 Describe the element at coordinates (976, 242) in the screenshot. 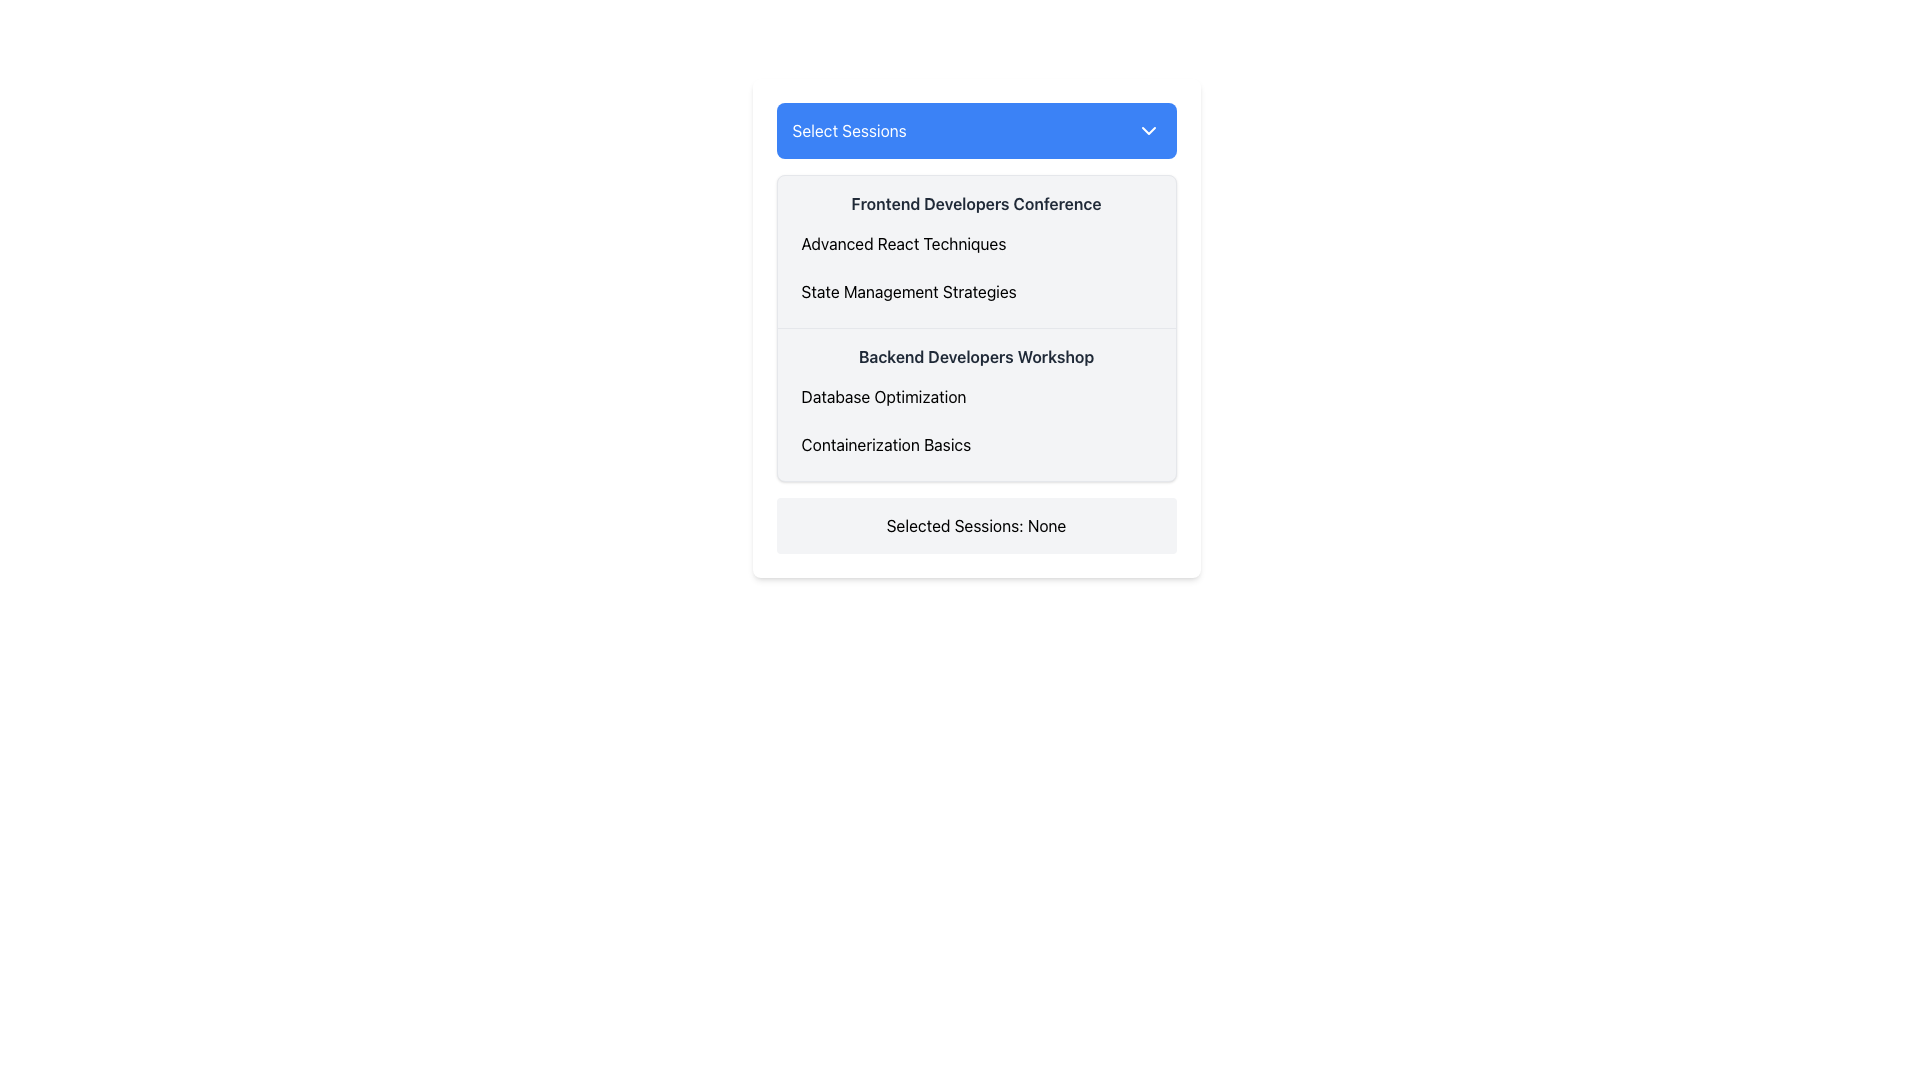

I see `on the 'Advanced React Techniques' text label, which is the first selectable item in a vertically stacked dropdown menu, styled with a light gray background and rounded corners` at that location.